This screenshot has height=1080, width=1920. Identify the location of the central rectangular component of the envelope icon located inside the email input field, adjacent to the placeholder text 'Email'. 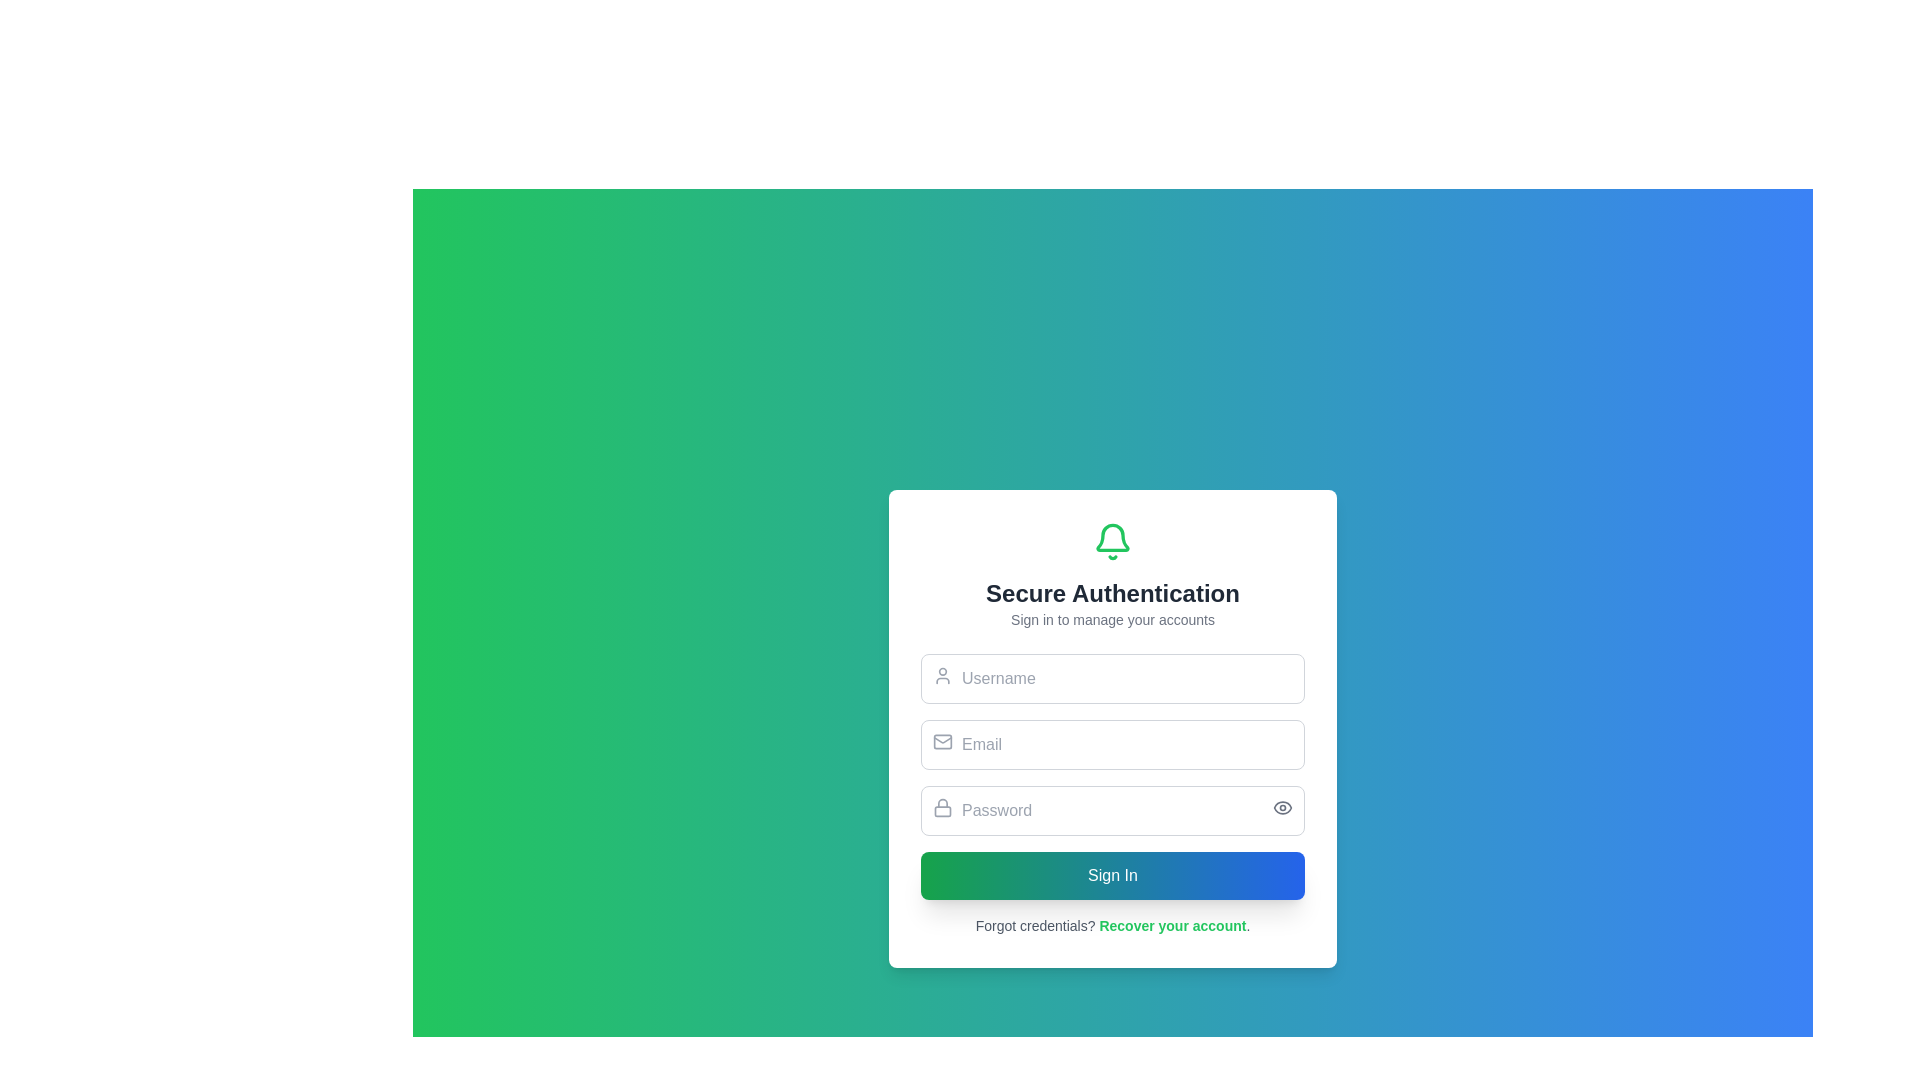
(941, 741).